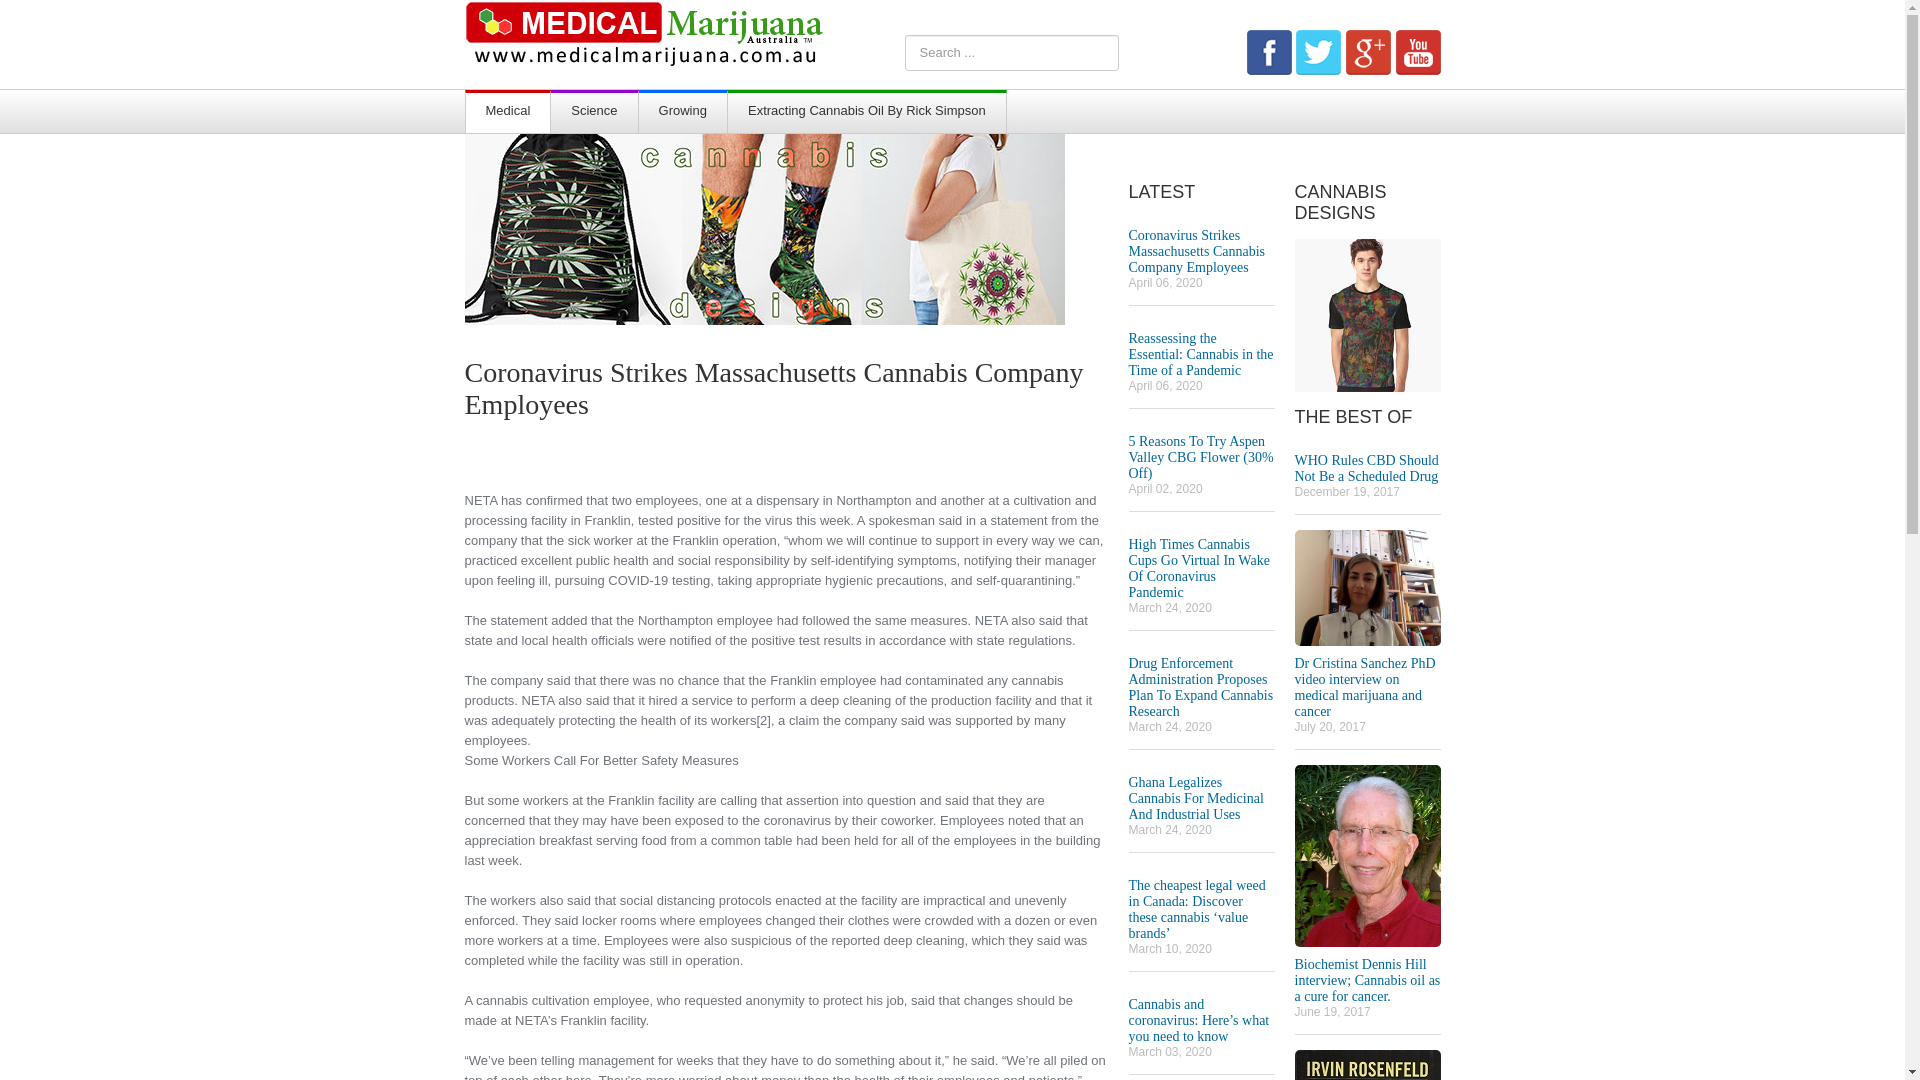  I want to click on 'WHO Rules CBD Should Not Be a Scheduled Drug', so click(1365, 468).